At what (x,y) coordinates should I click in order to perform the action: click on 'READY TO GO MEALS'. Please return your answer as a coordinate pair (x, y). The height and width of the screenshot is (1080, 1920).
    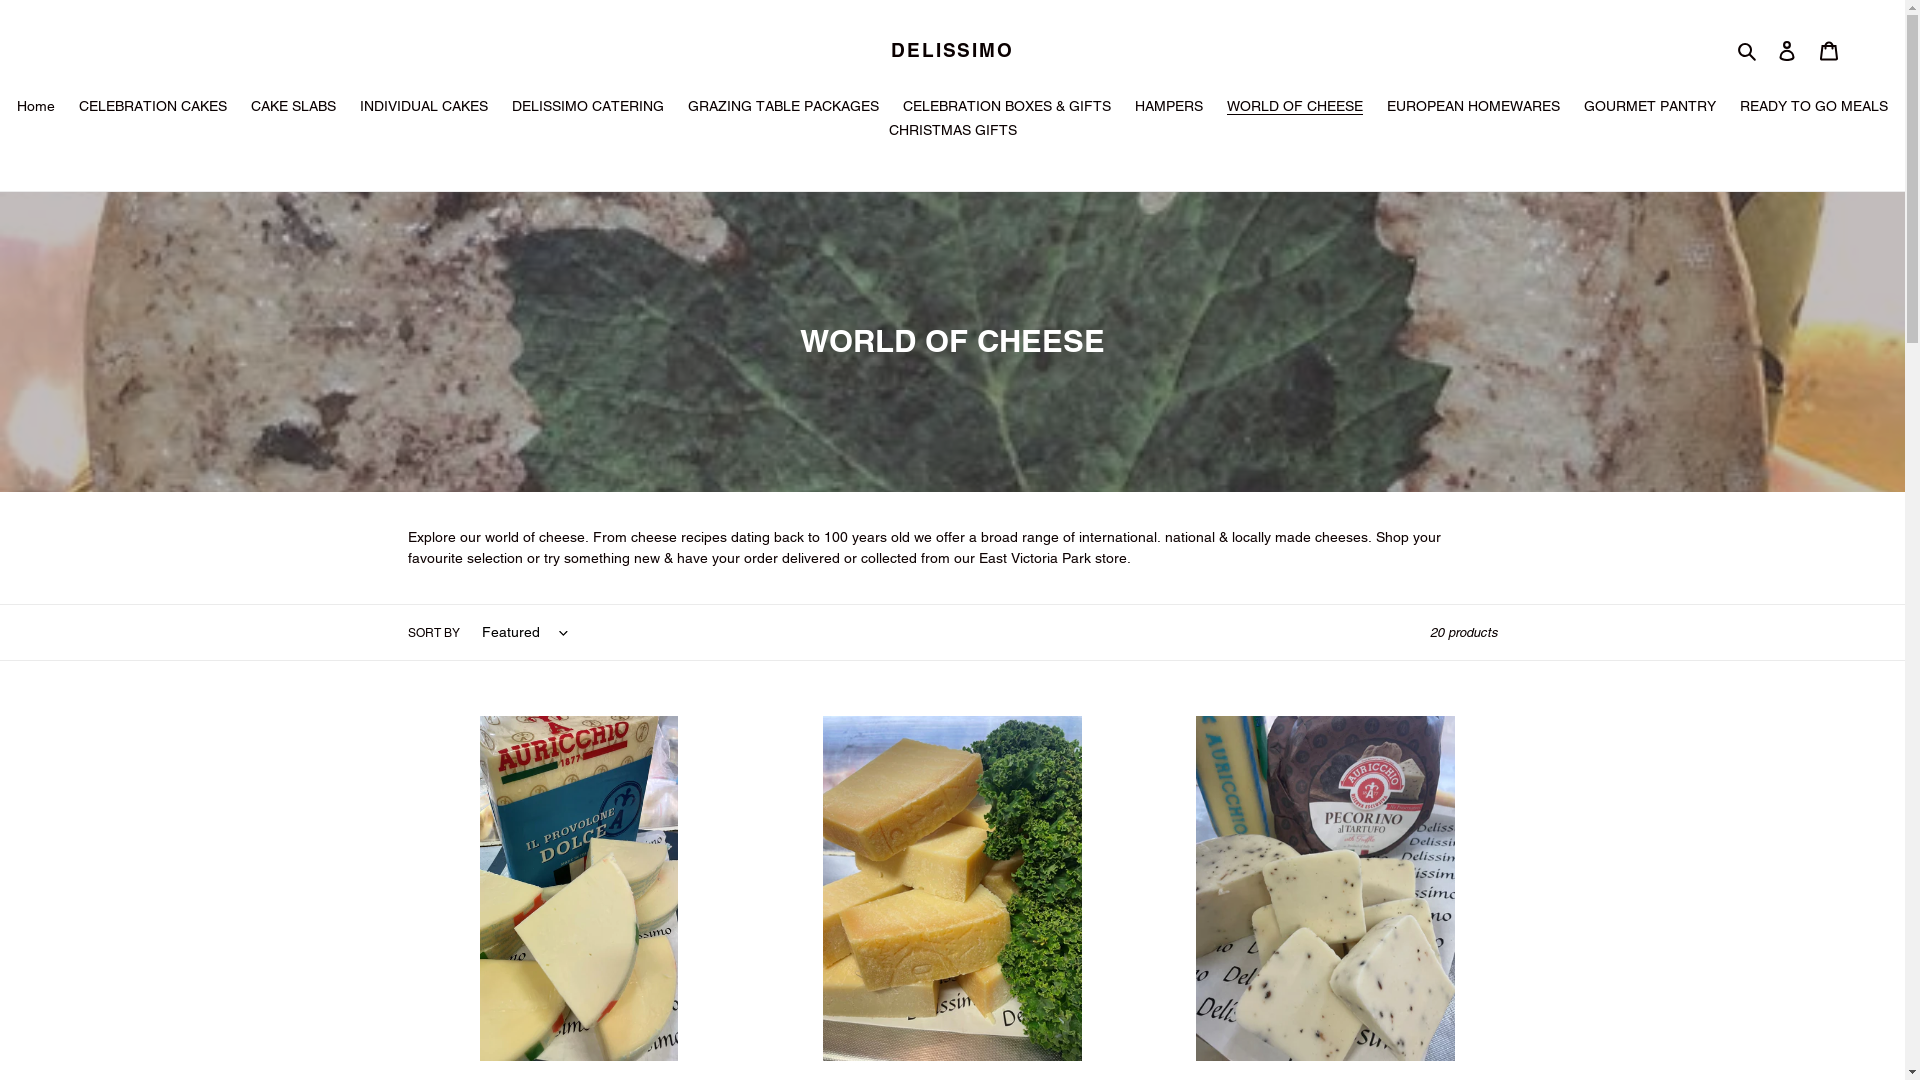
    Looking at the image, I should click on (1728, 108).